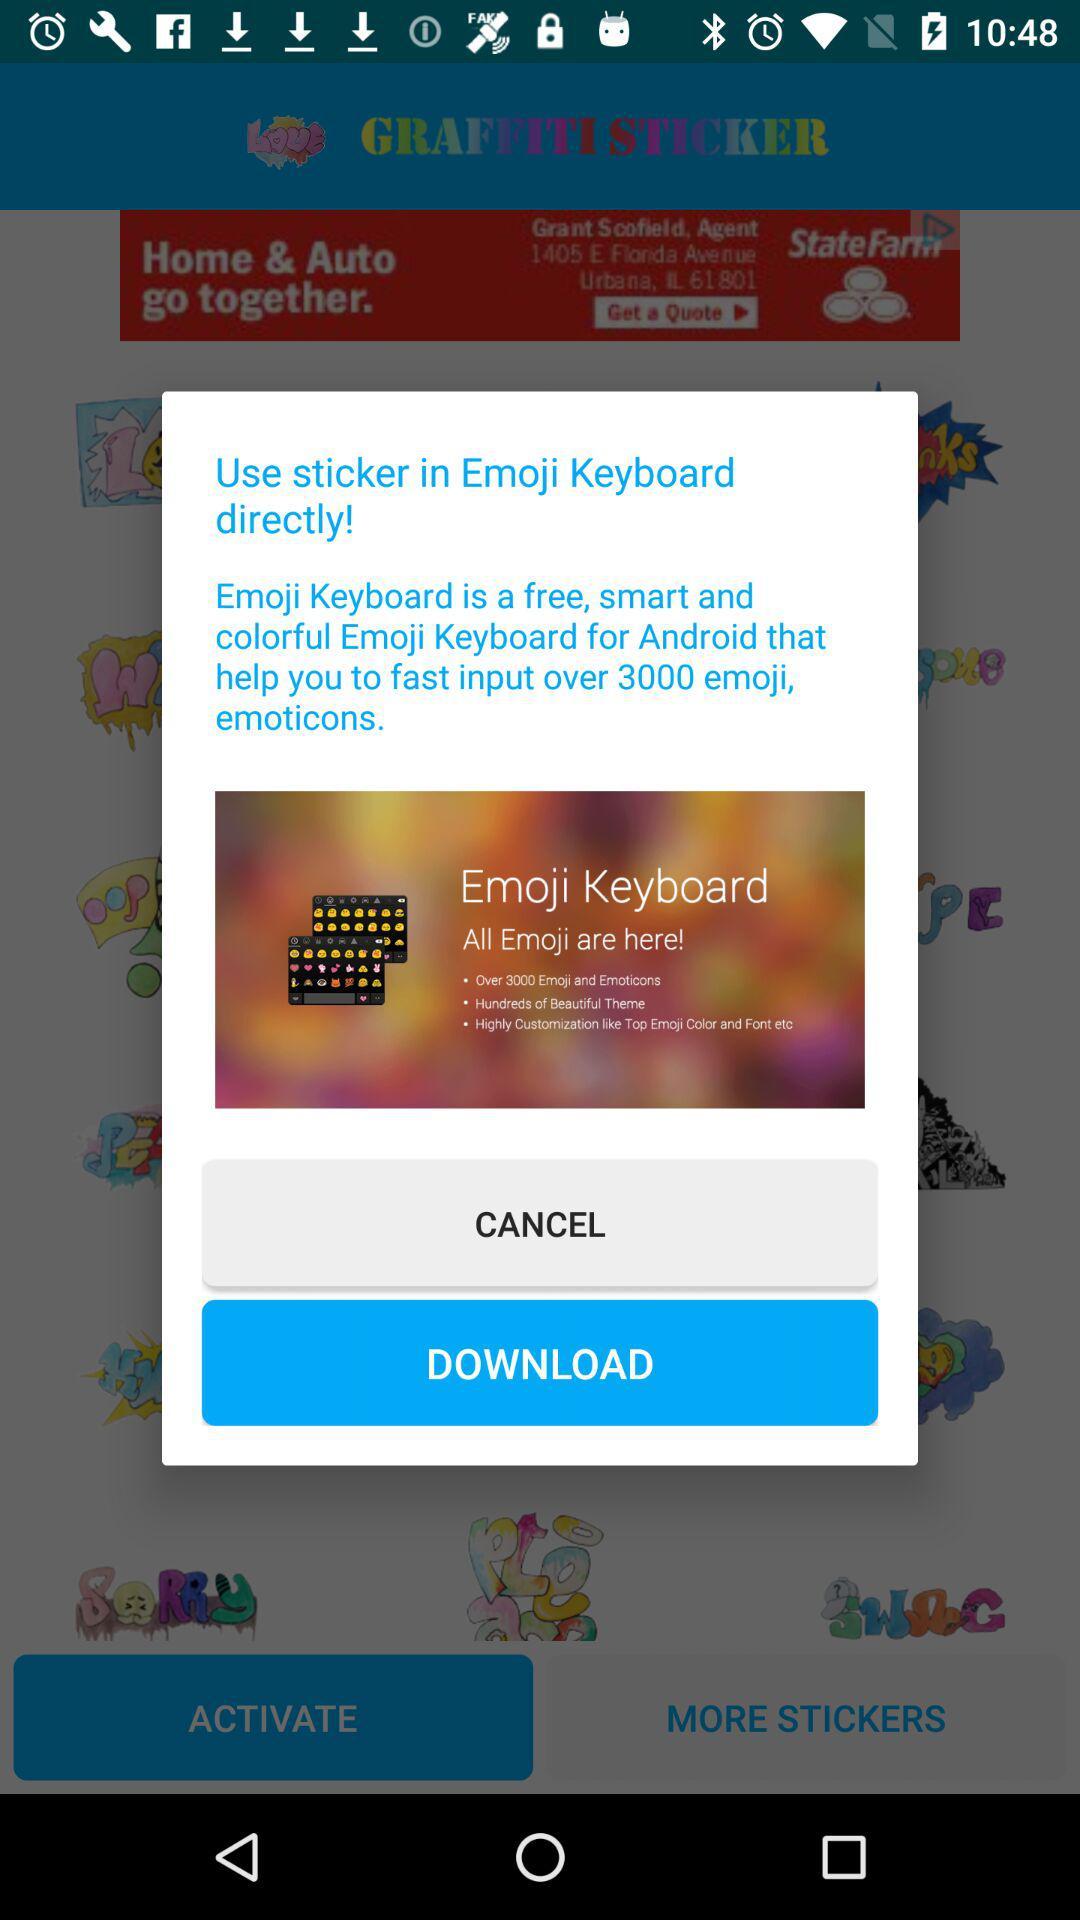 The image size is (1080, 1920). What do you see at coordinates (540, 1361) in the screenshot?
I see `download` at bounding box center [540, 1361].